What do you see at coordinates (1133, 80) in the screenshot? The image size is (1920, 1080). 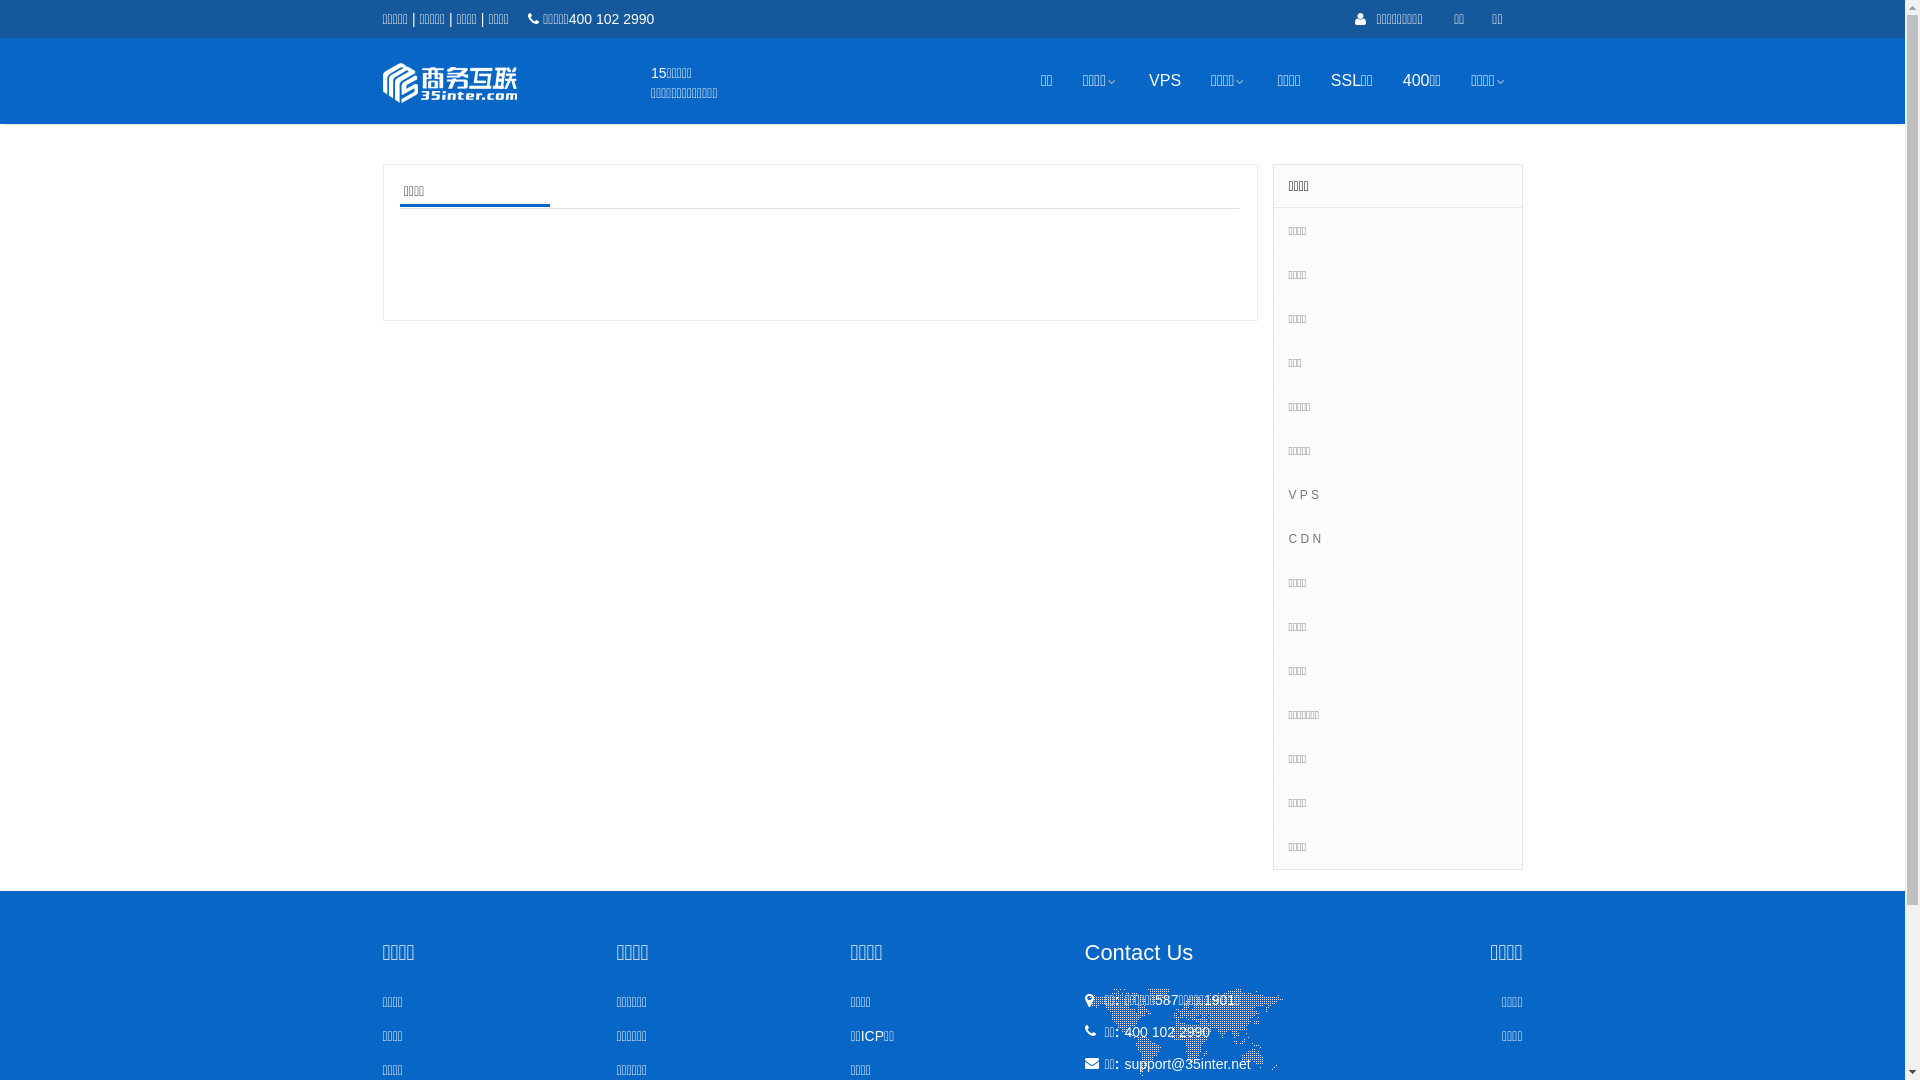 I see `'VPS'` at bounding box center [1133, 80].